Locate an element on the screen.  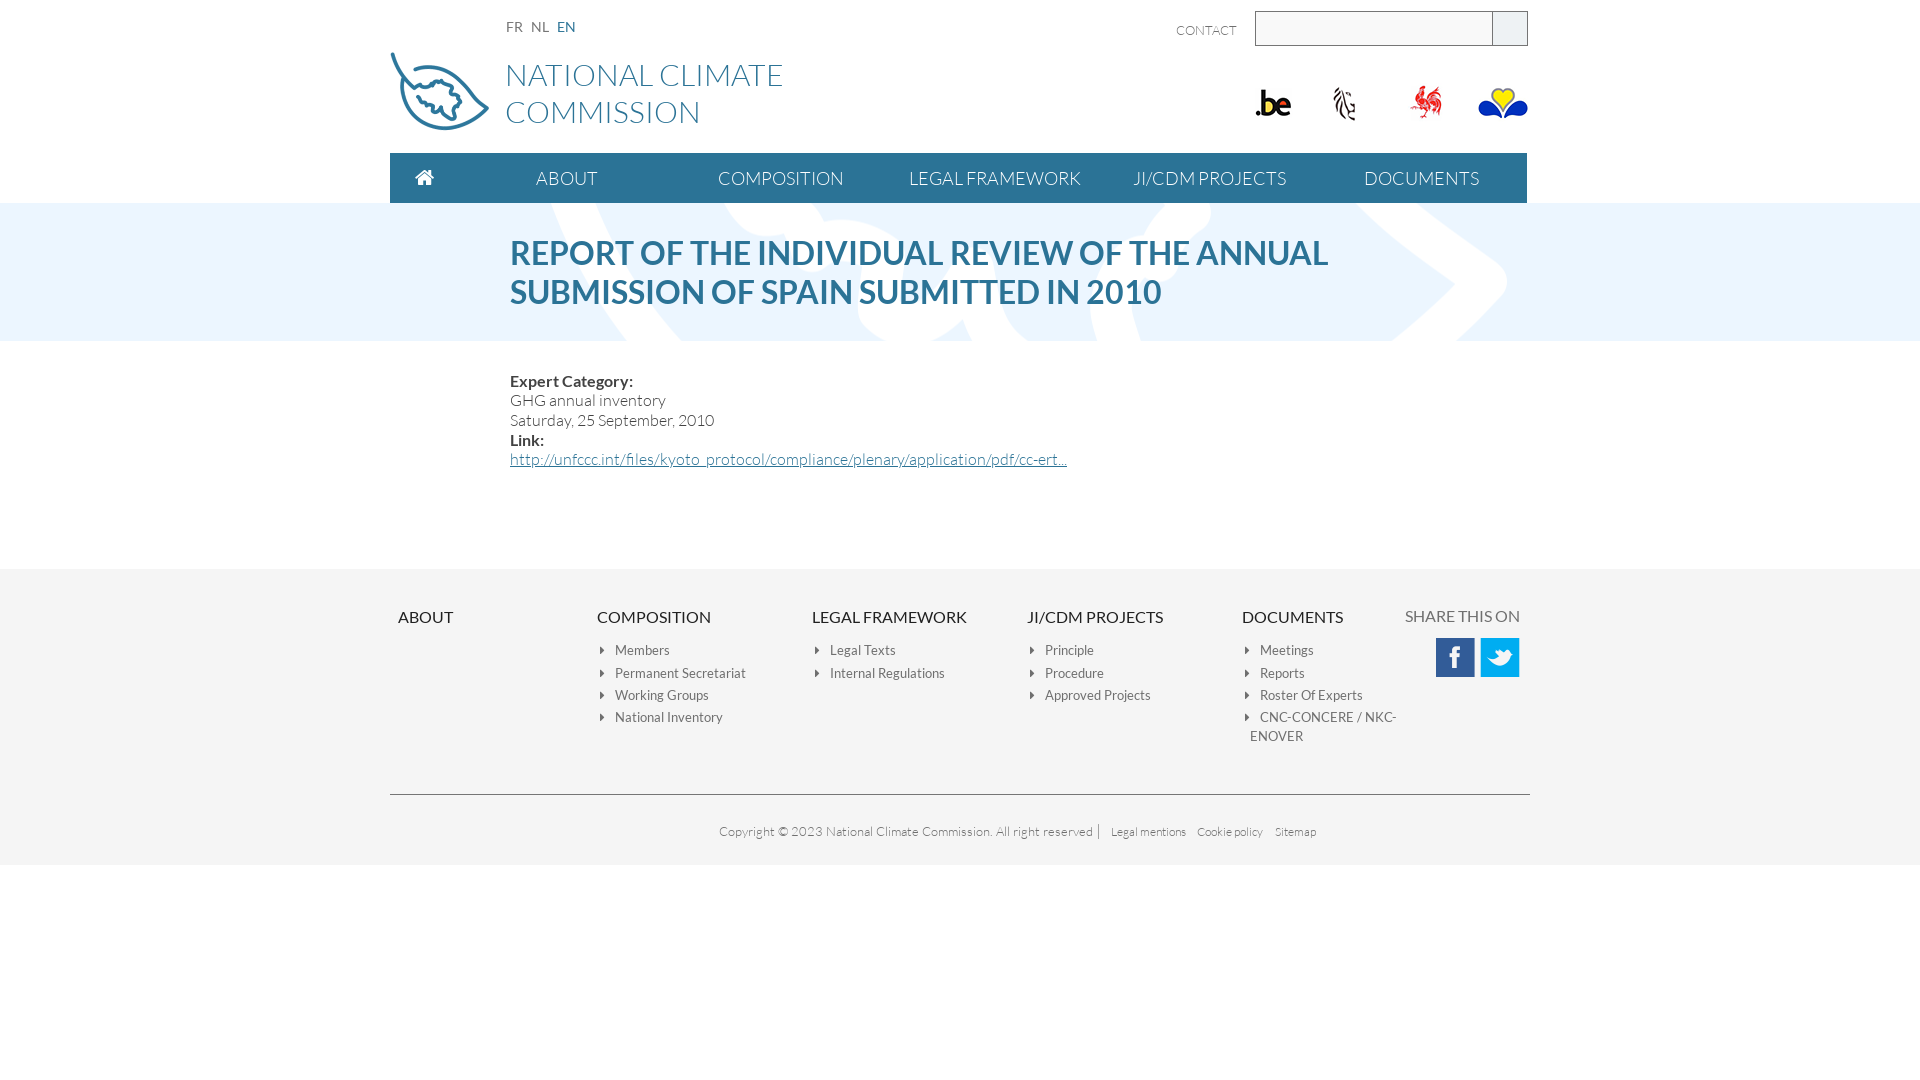
'CNC-CONCERE / NKC-ENOVER' is located at coordinates (1320, 726).